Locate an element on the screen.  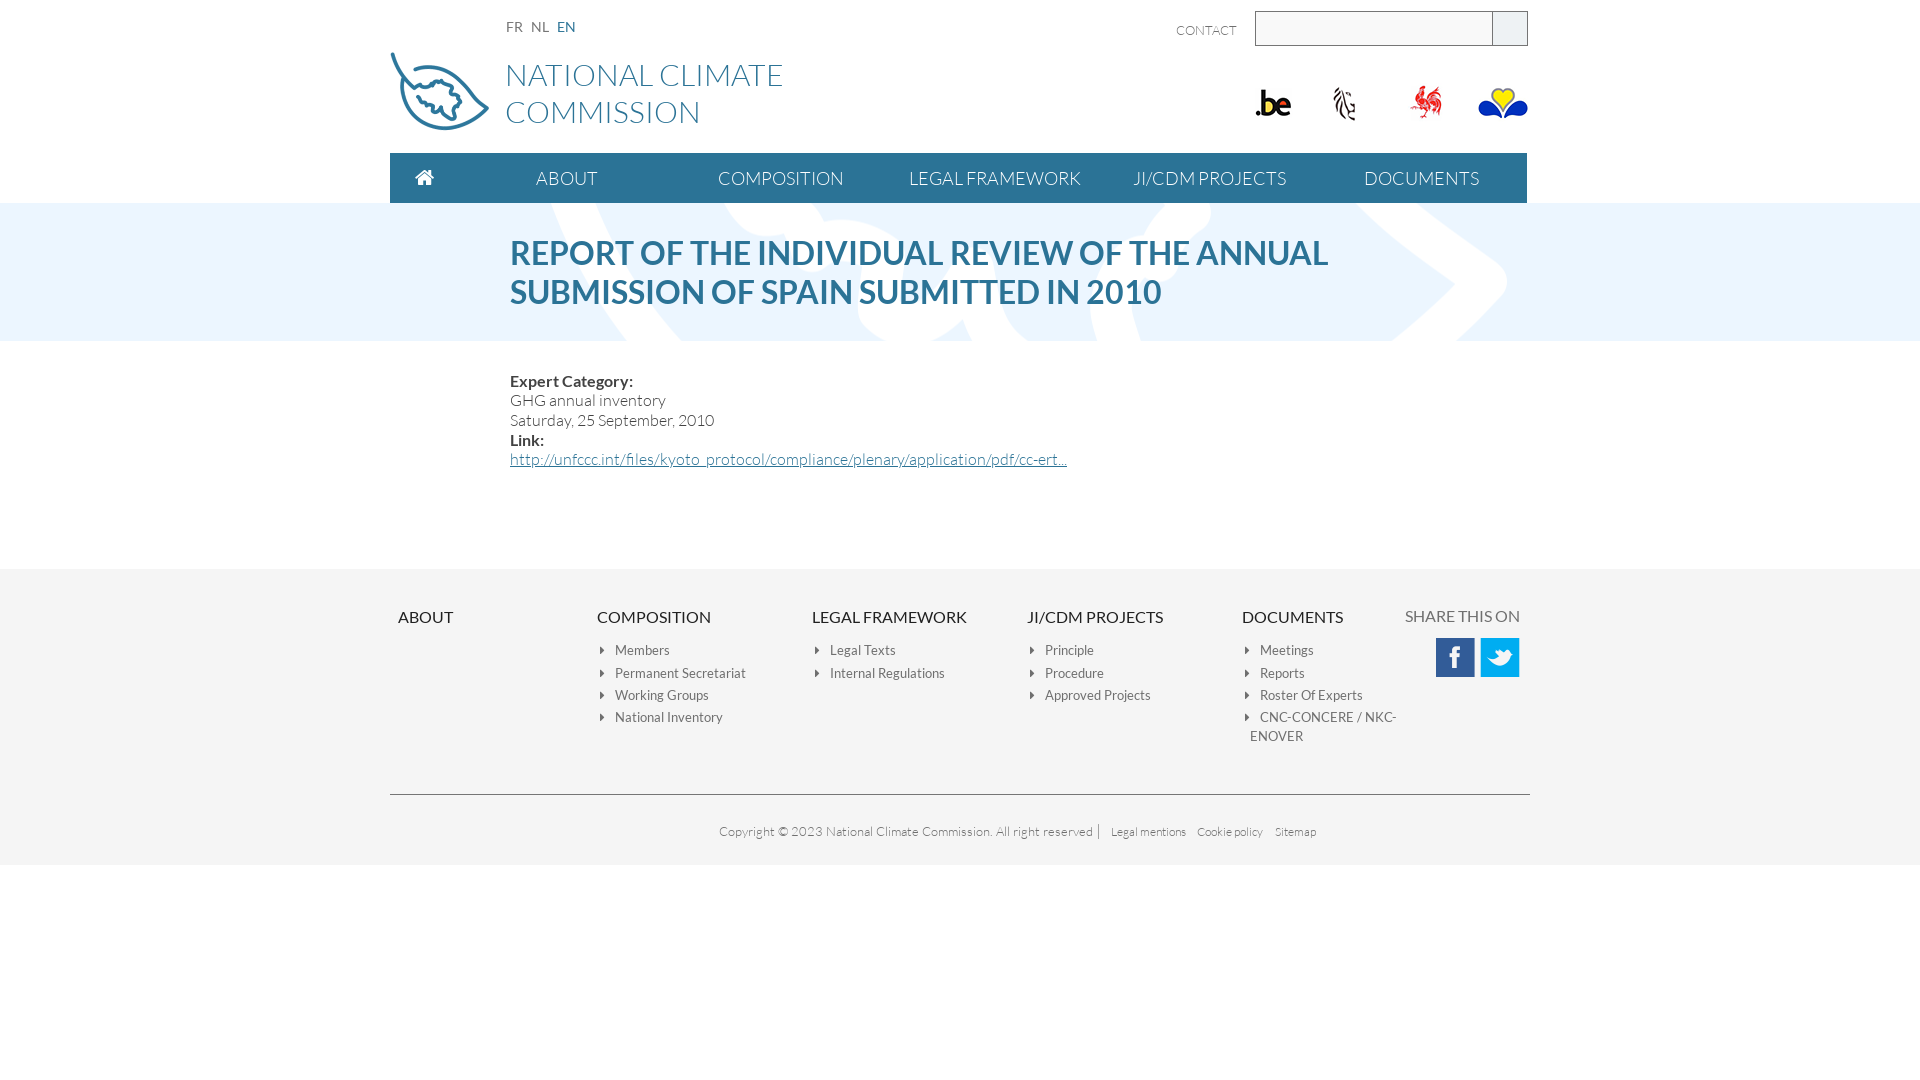
'CNC-CONCERE / NKC-ENOVER' is located at coordinates (1320, 726).